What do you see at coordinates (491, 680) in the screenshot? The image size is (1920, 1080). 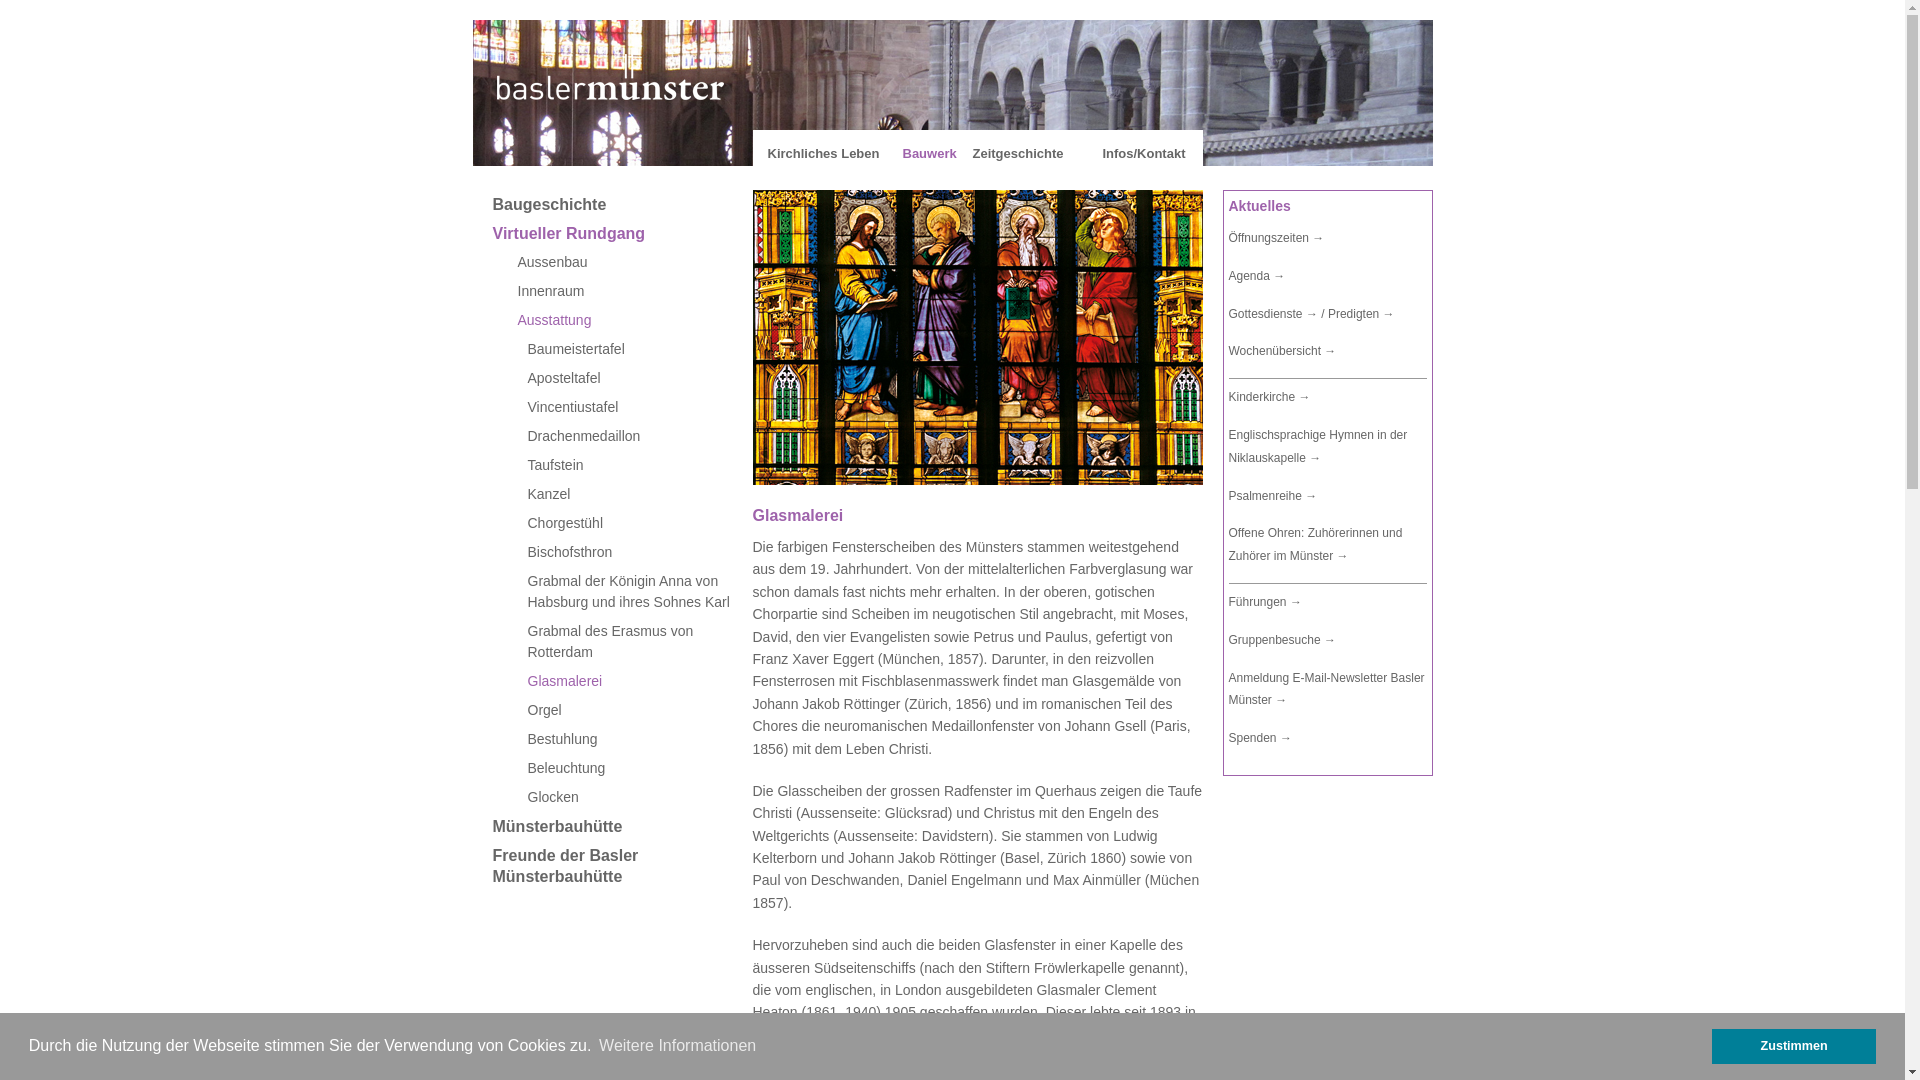 I see `'Glasmalerei'` at bounding box center [491, 680].